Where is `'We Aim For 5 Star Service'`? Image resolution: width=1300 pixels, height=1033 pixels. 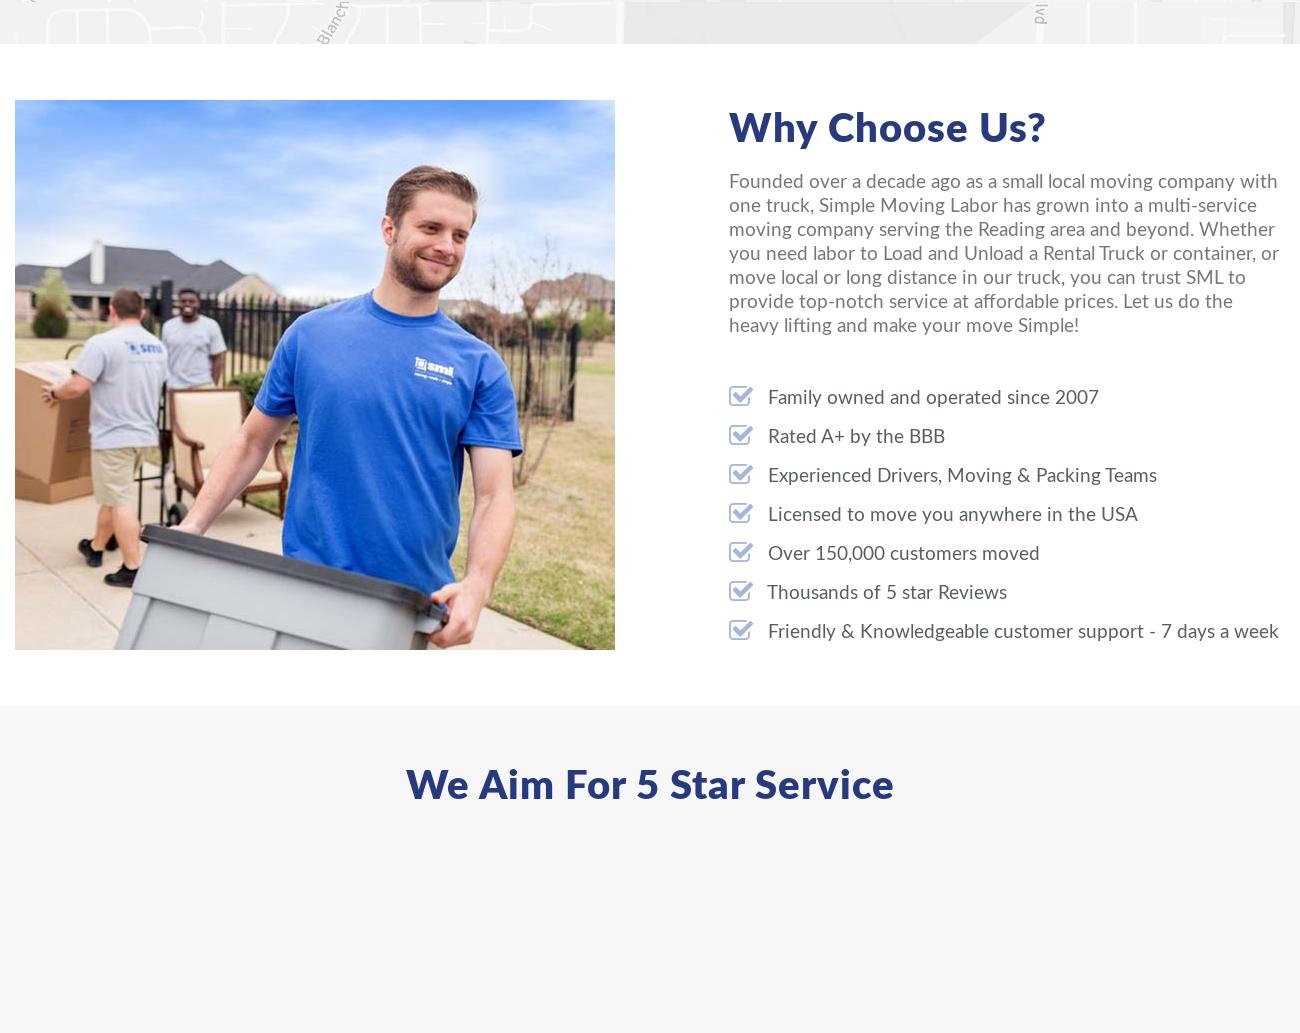
'We Aim For 5 Star Service' is located at coordinates (649, 787).